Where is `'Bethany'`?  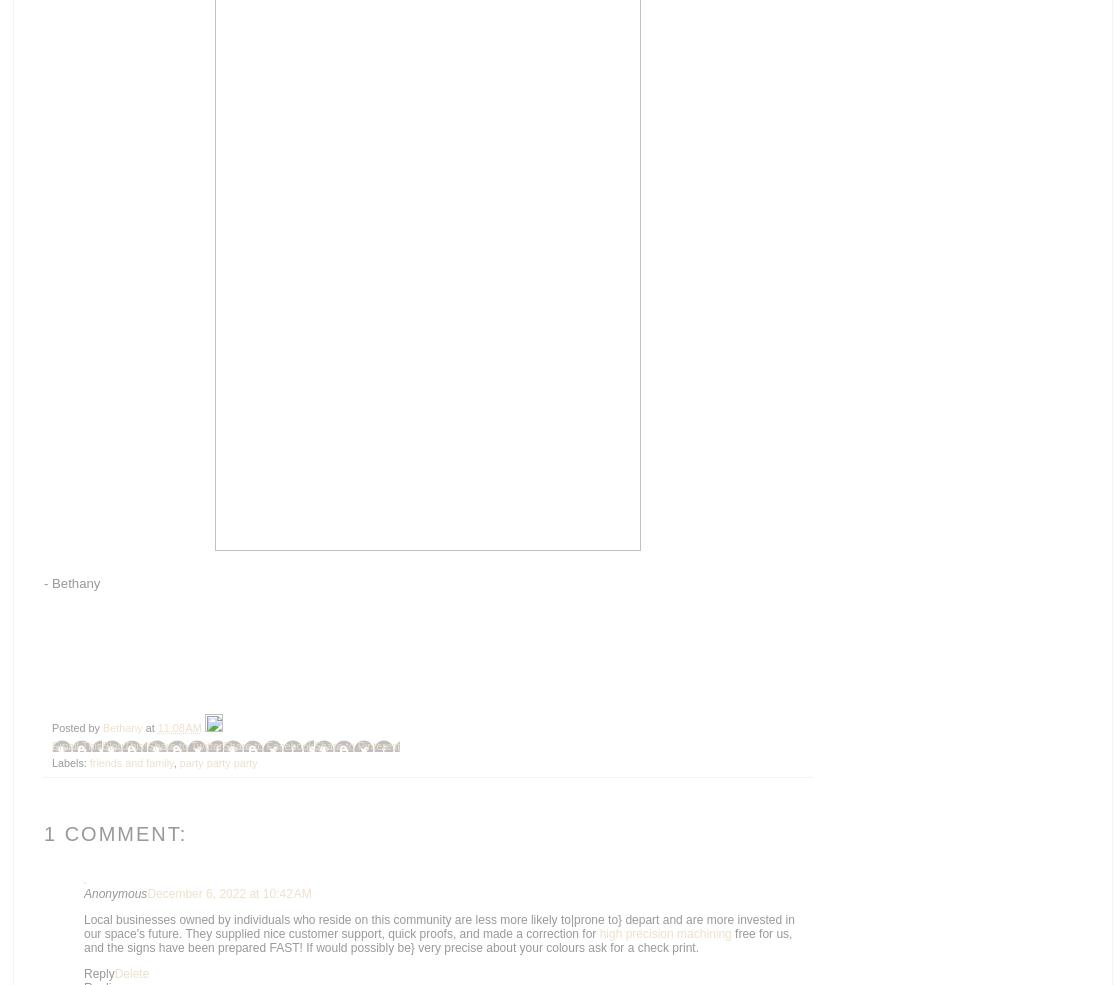
'Bethany' is located at coordinates (123, 728).